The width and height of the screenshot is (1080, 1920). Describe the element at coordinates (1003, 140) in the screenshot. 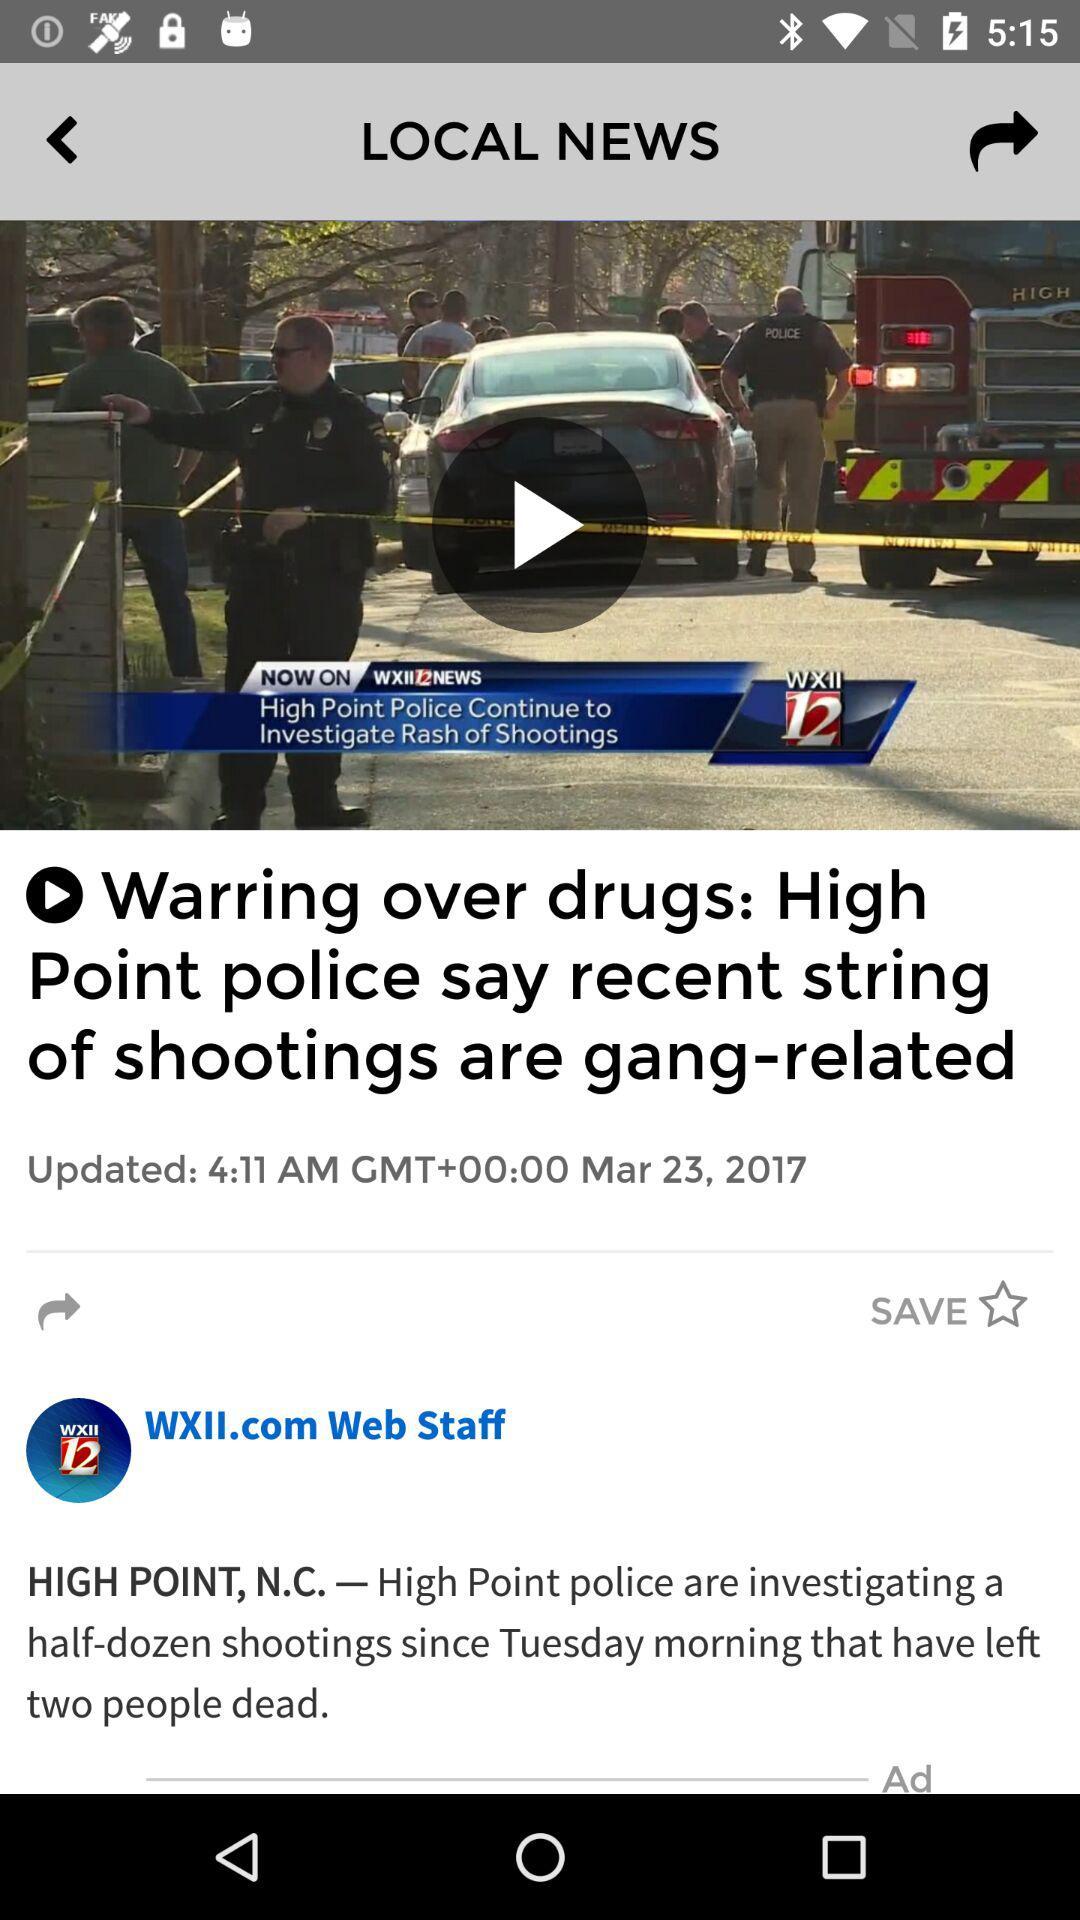

I see `the item at the top right corner` at that location.